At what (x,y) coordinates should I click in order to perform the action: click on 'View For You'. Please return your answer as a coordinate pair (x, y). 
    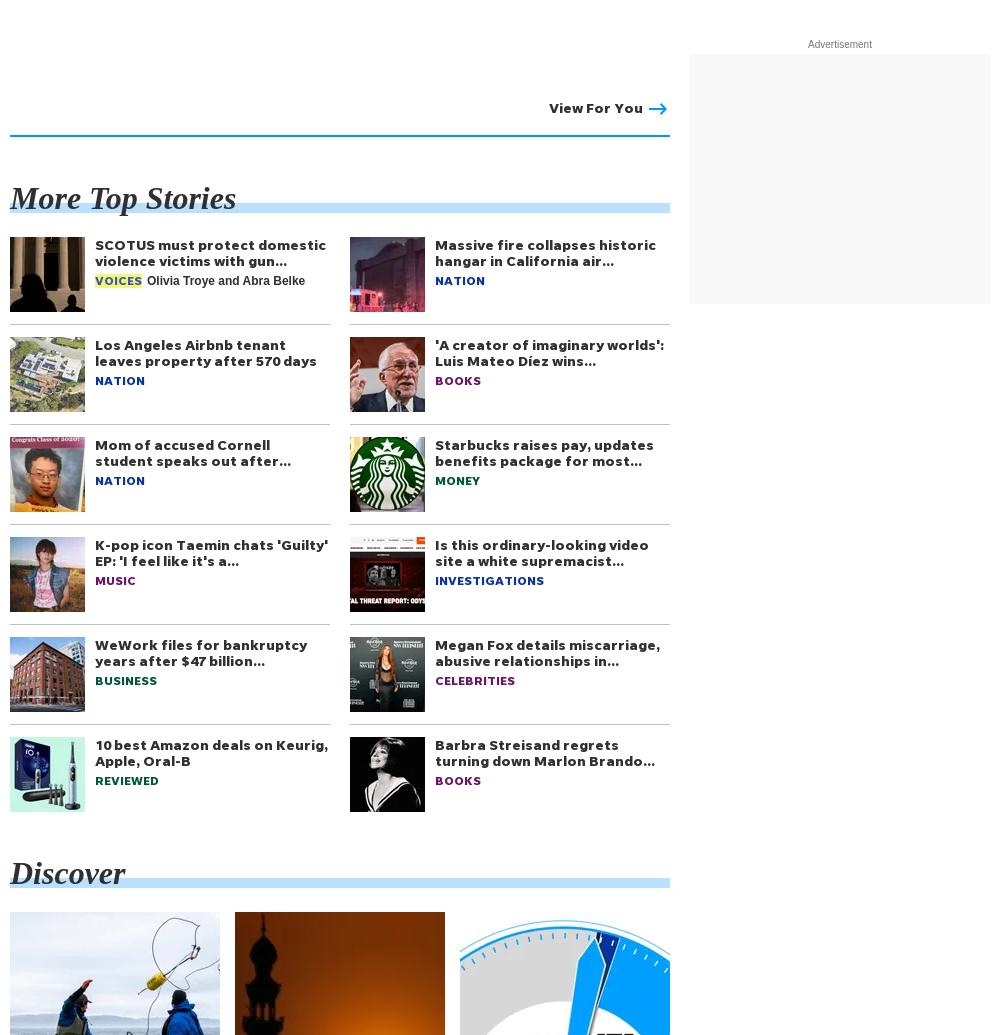
    Looking at the image, I should click on (595, 107).